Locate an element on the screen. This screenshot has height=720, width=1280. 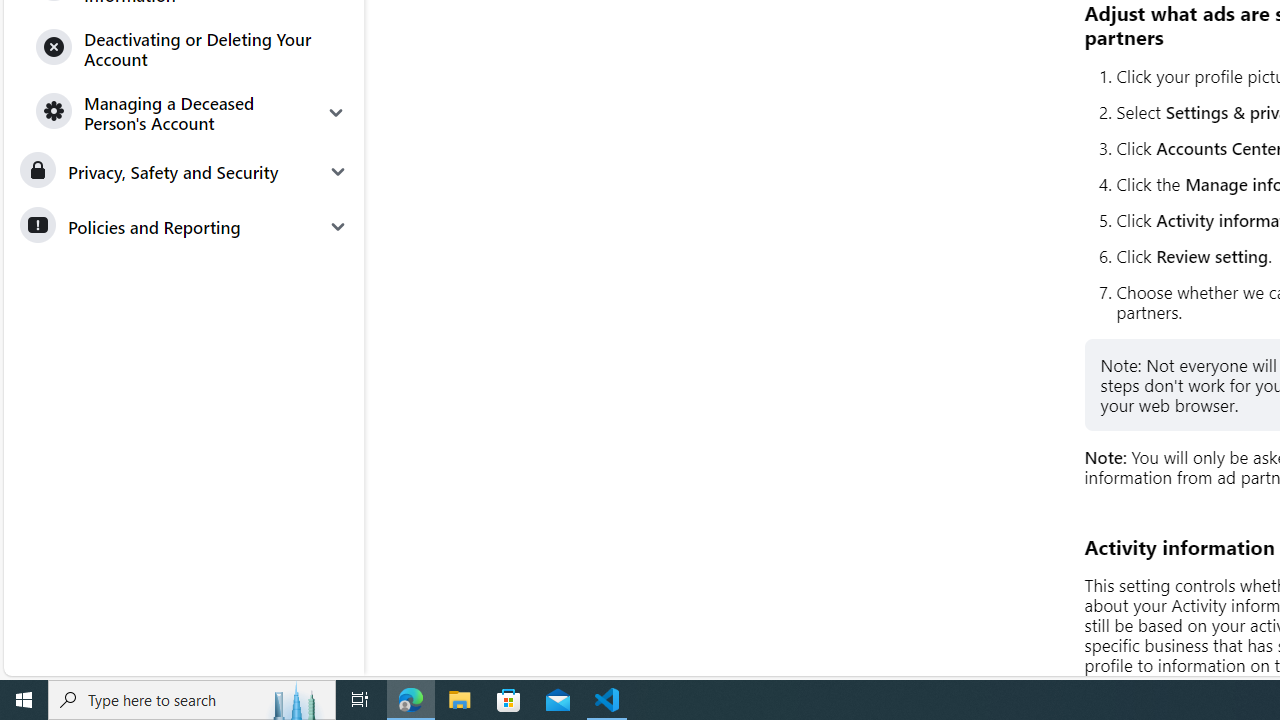
'Deactivating or Deleting Your Account' is located at coordinates (192, 47).